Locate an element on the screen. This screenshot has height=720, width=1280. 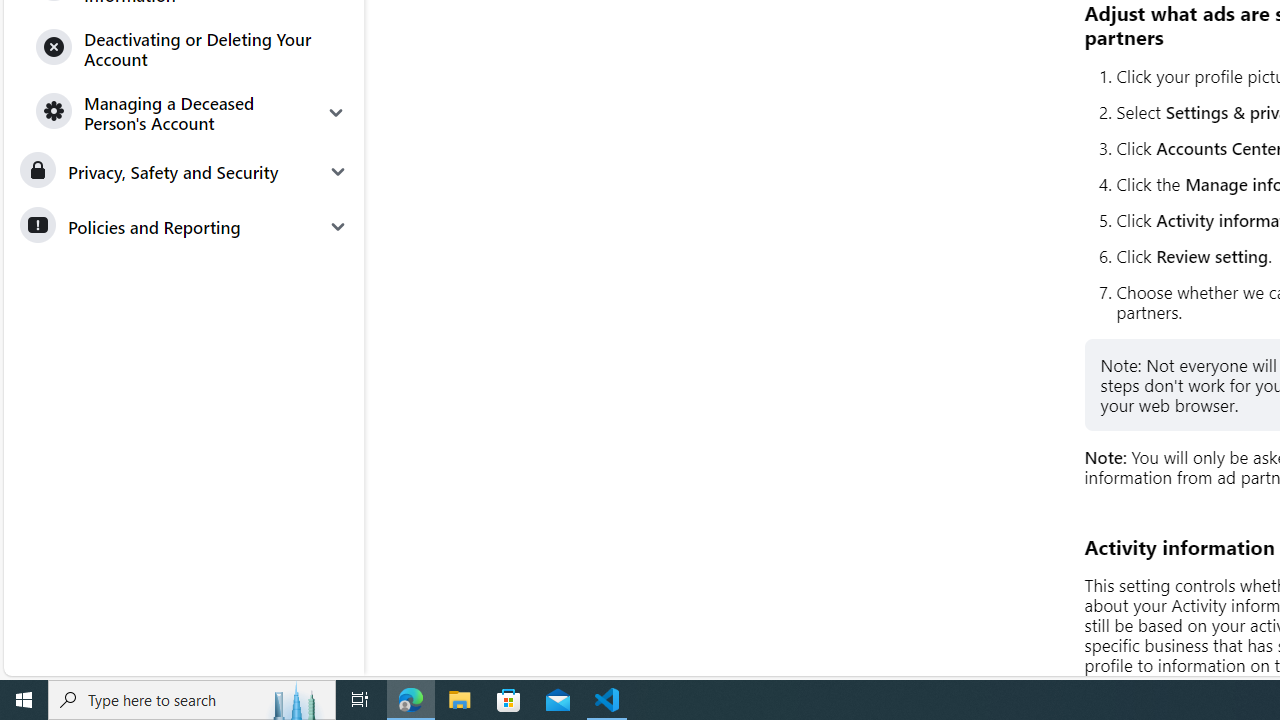
'Deactivating or Deleting Your Account' is located at coordinates (192, 47).